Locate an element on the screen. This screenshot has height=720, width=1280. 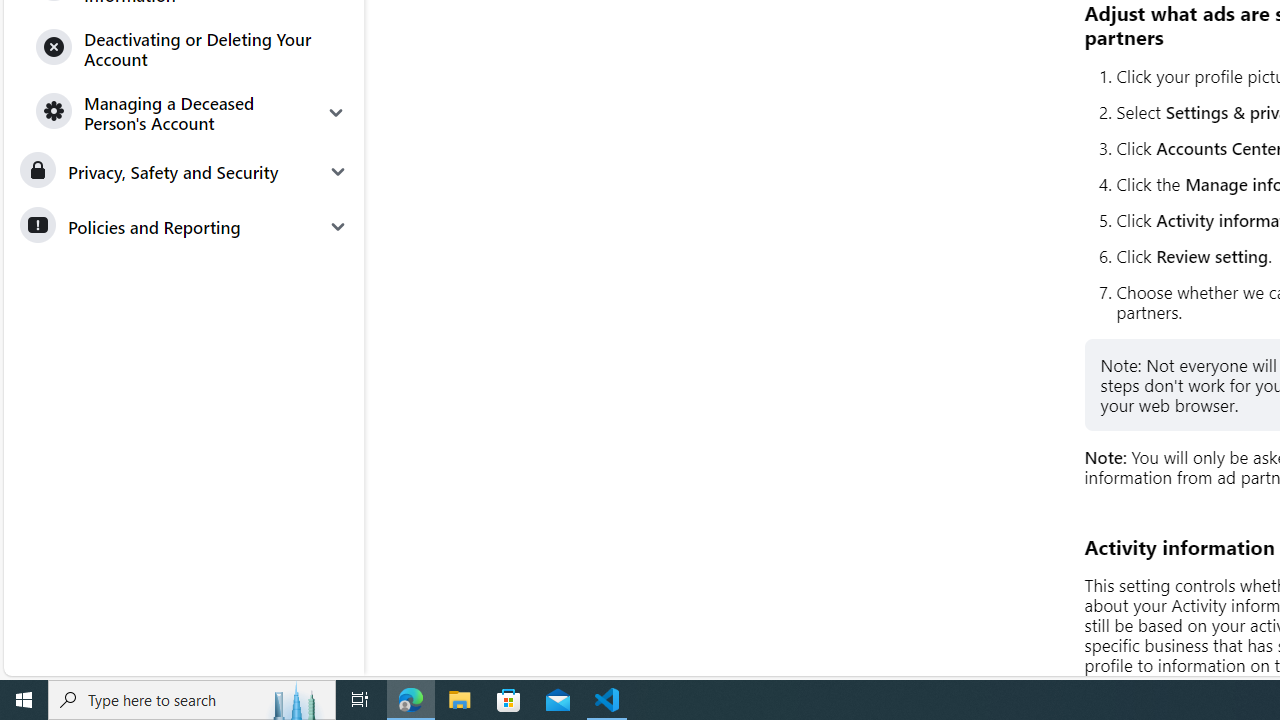
'Deactivating or Deleting Your Account' is located at coordinates (192, 47).